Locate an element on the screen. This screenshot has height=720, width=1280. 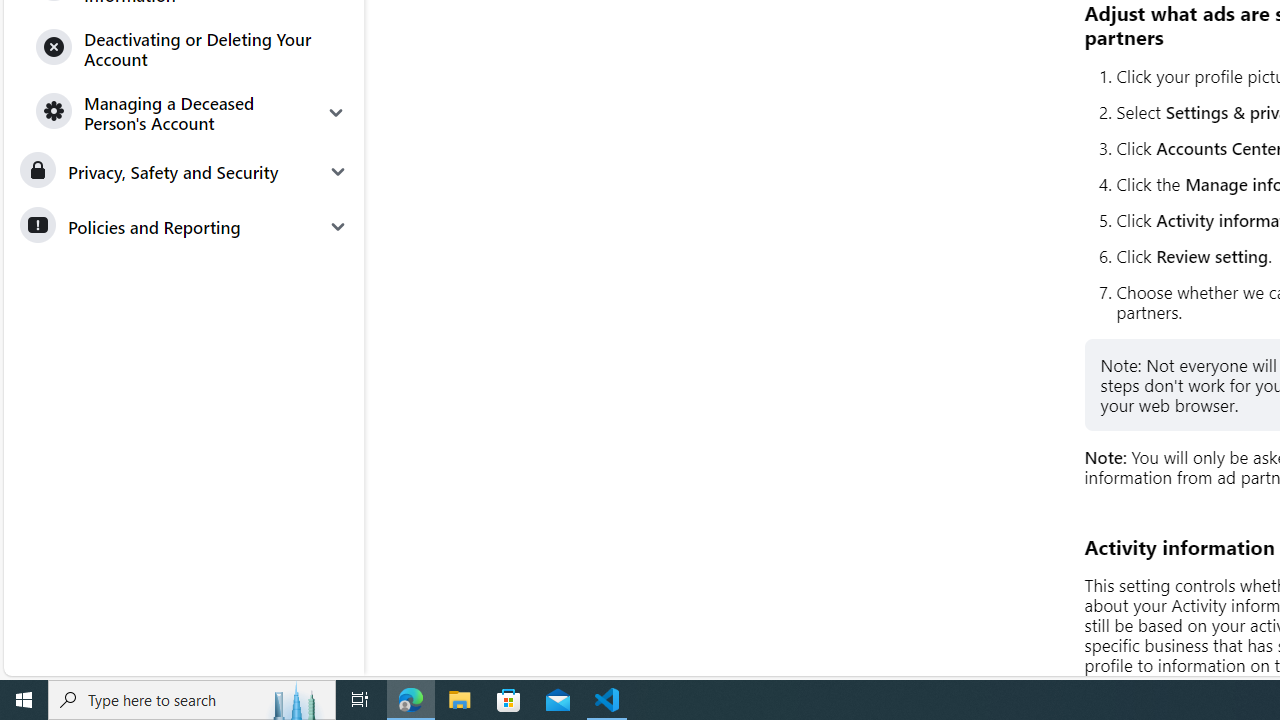
'Deactivating or Deleting Your Account' is located at coordinates (192, 47).